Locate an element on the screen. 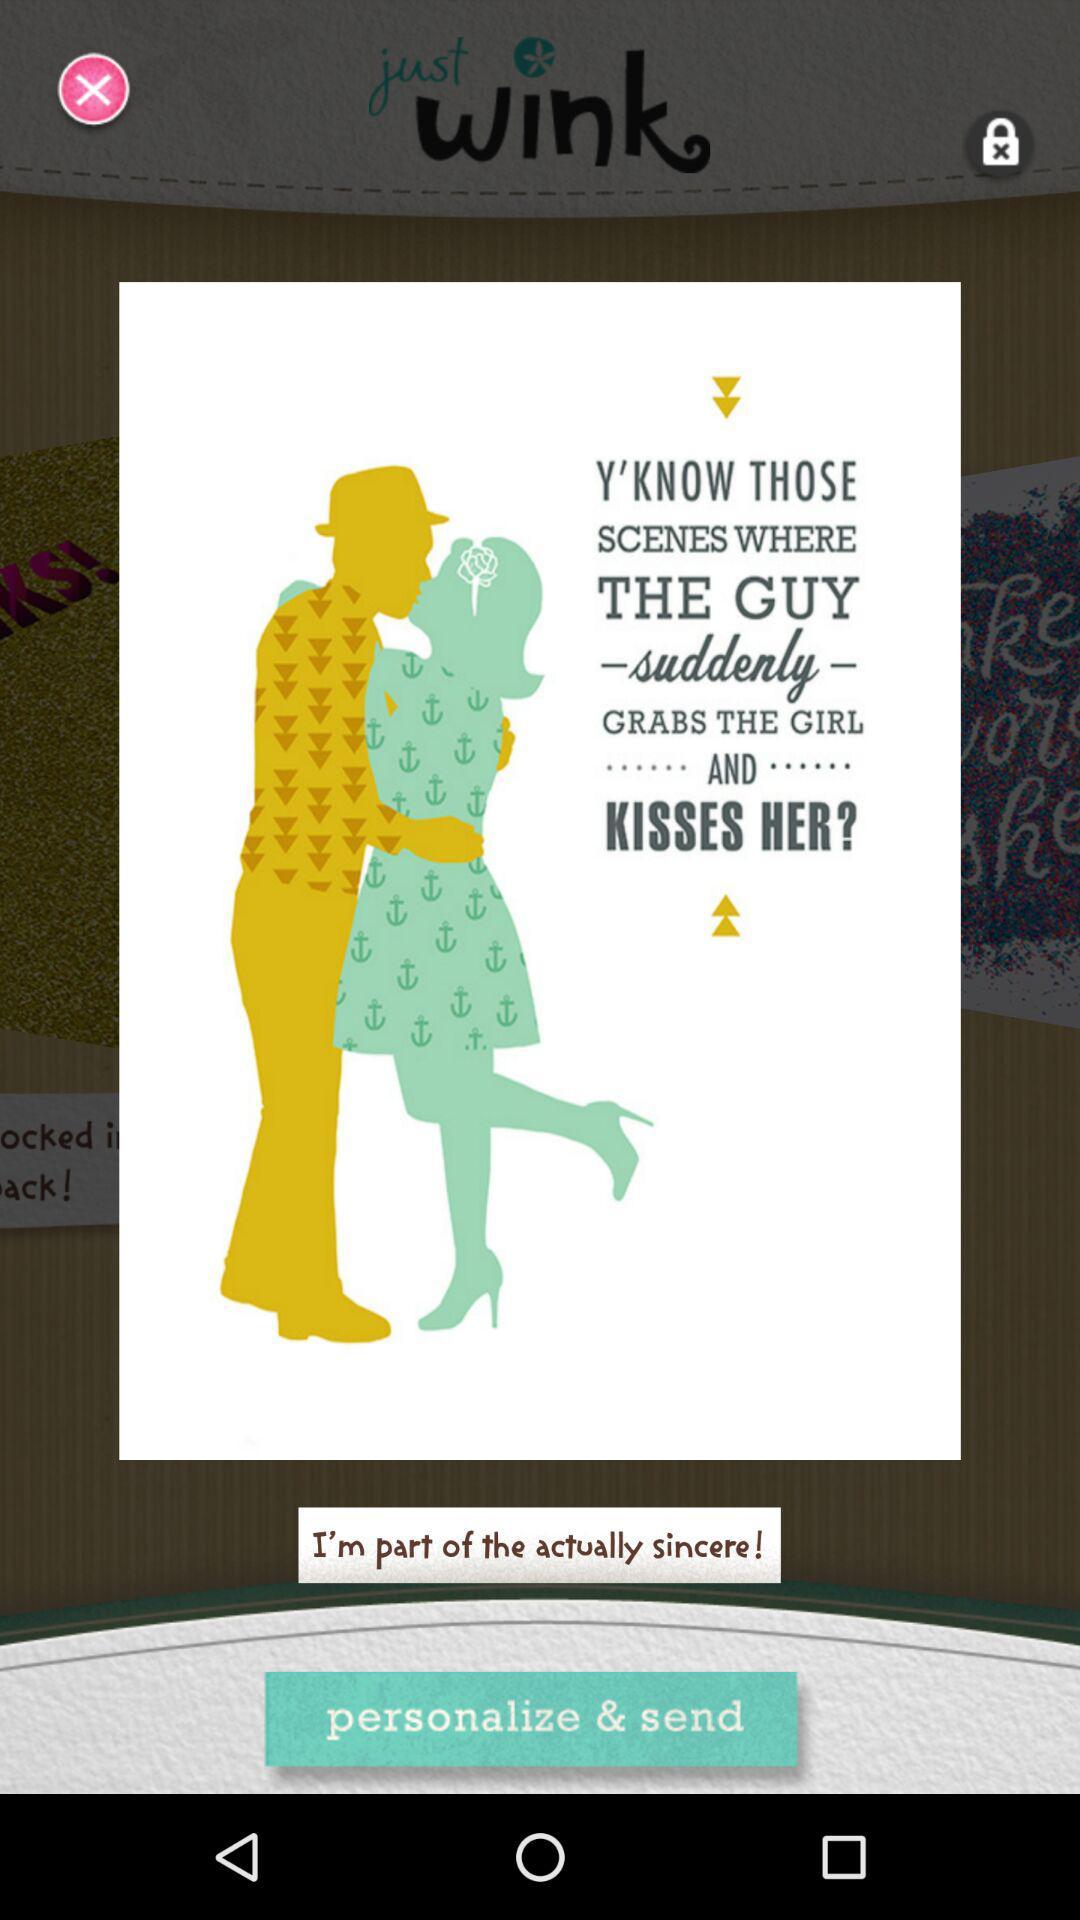  the close icon is located at coordinates (94, 93).